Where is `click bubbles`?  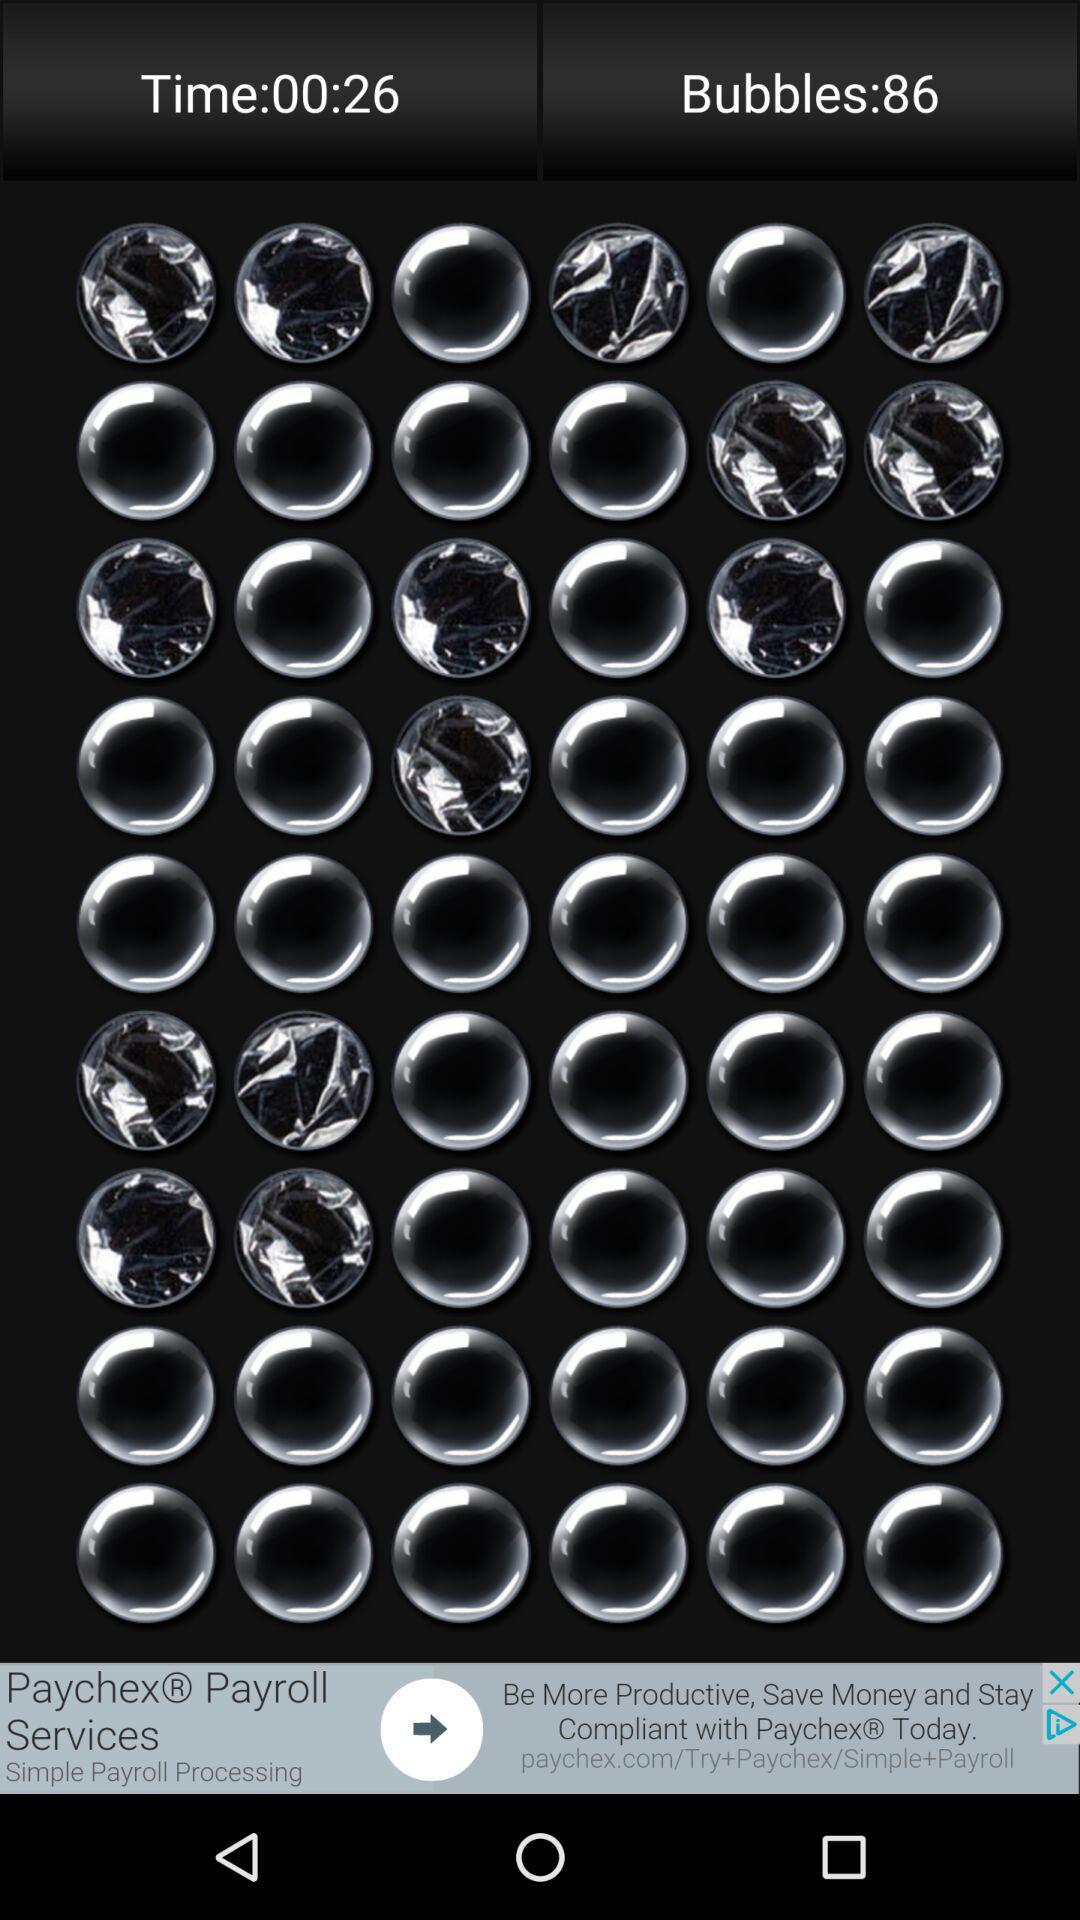
click bubbles is located at coordinates (933, 922).